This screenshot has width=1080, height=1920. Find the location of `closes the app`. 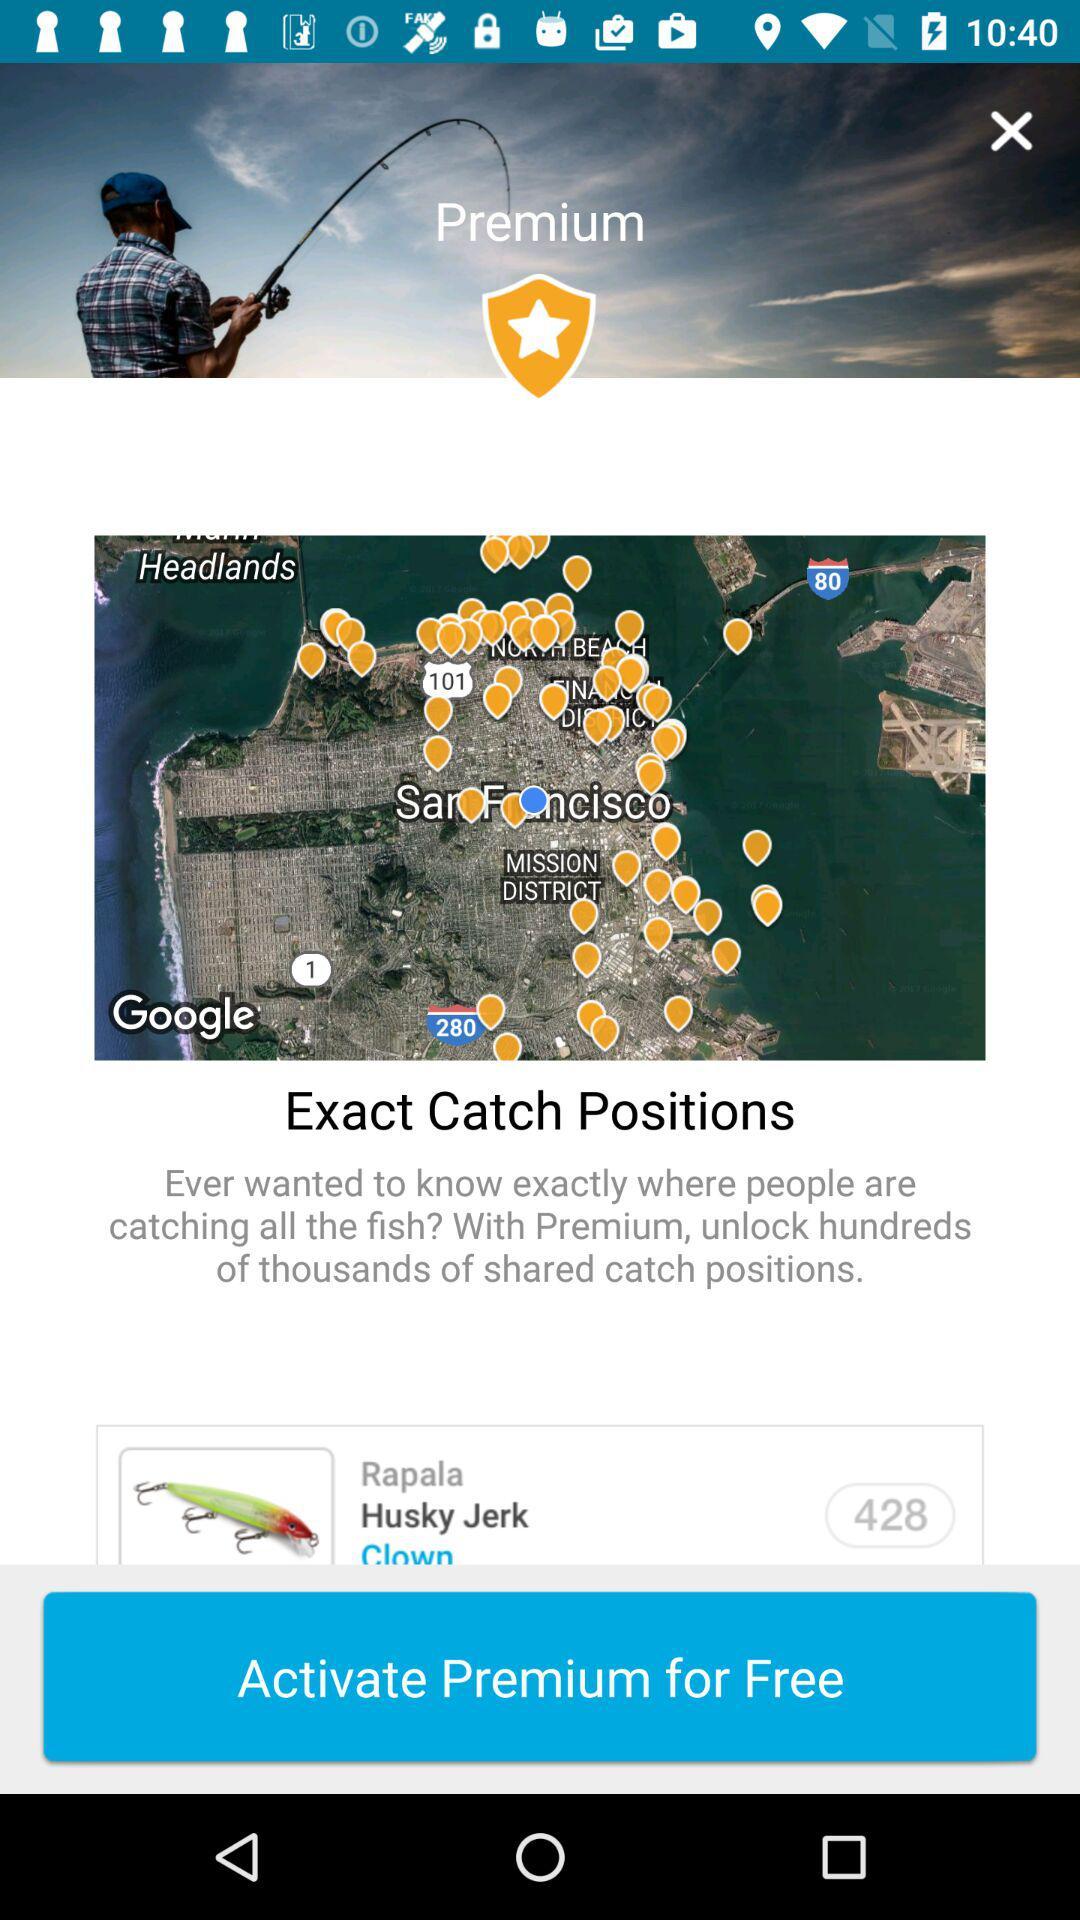

closes the app is located at coordinates (1011, 130).